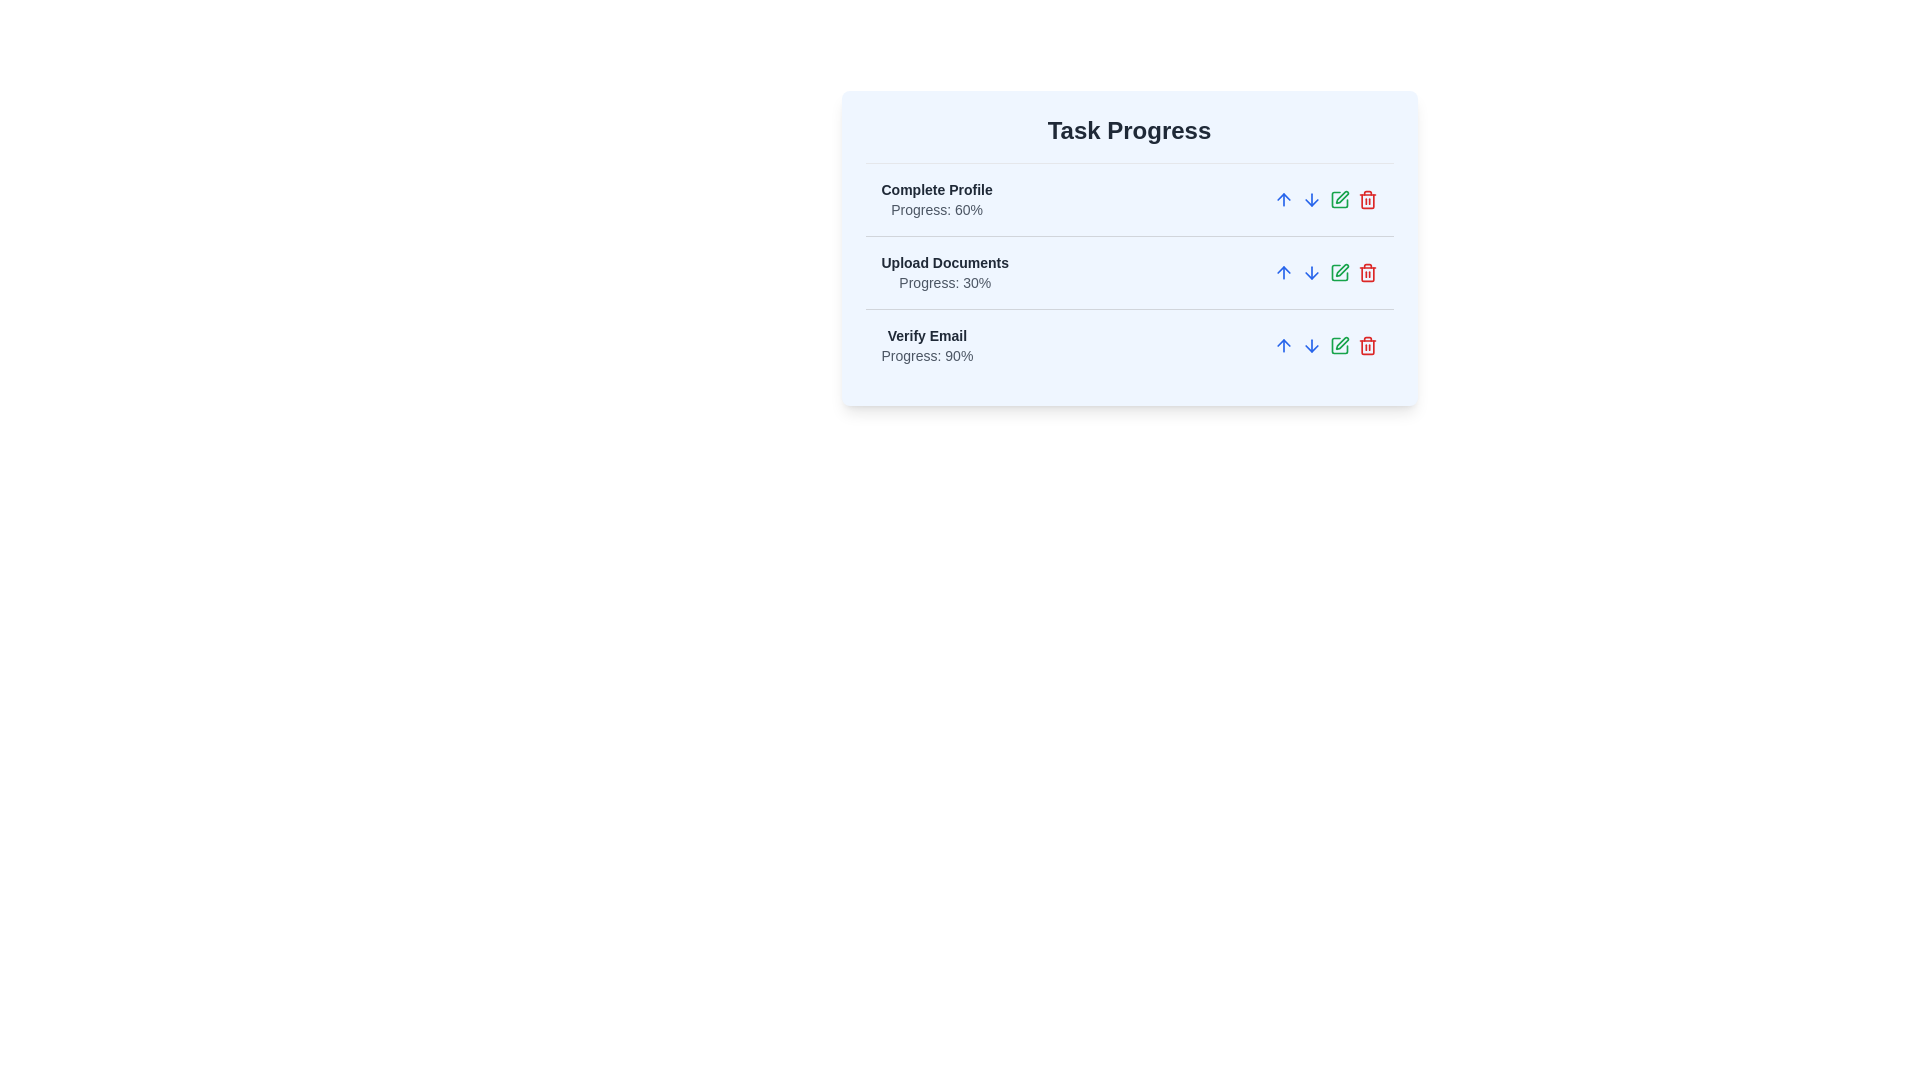  Describe the element at coordinates (1366, 346) in the screenshot. I see `the red trash bin icon button` at that location.